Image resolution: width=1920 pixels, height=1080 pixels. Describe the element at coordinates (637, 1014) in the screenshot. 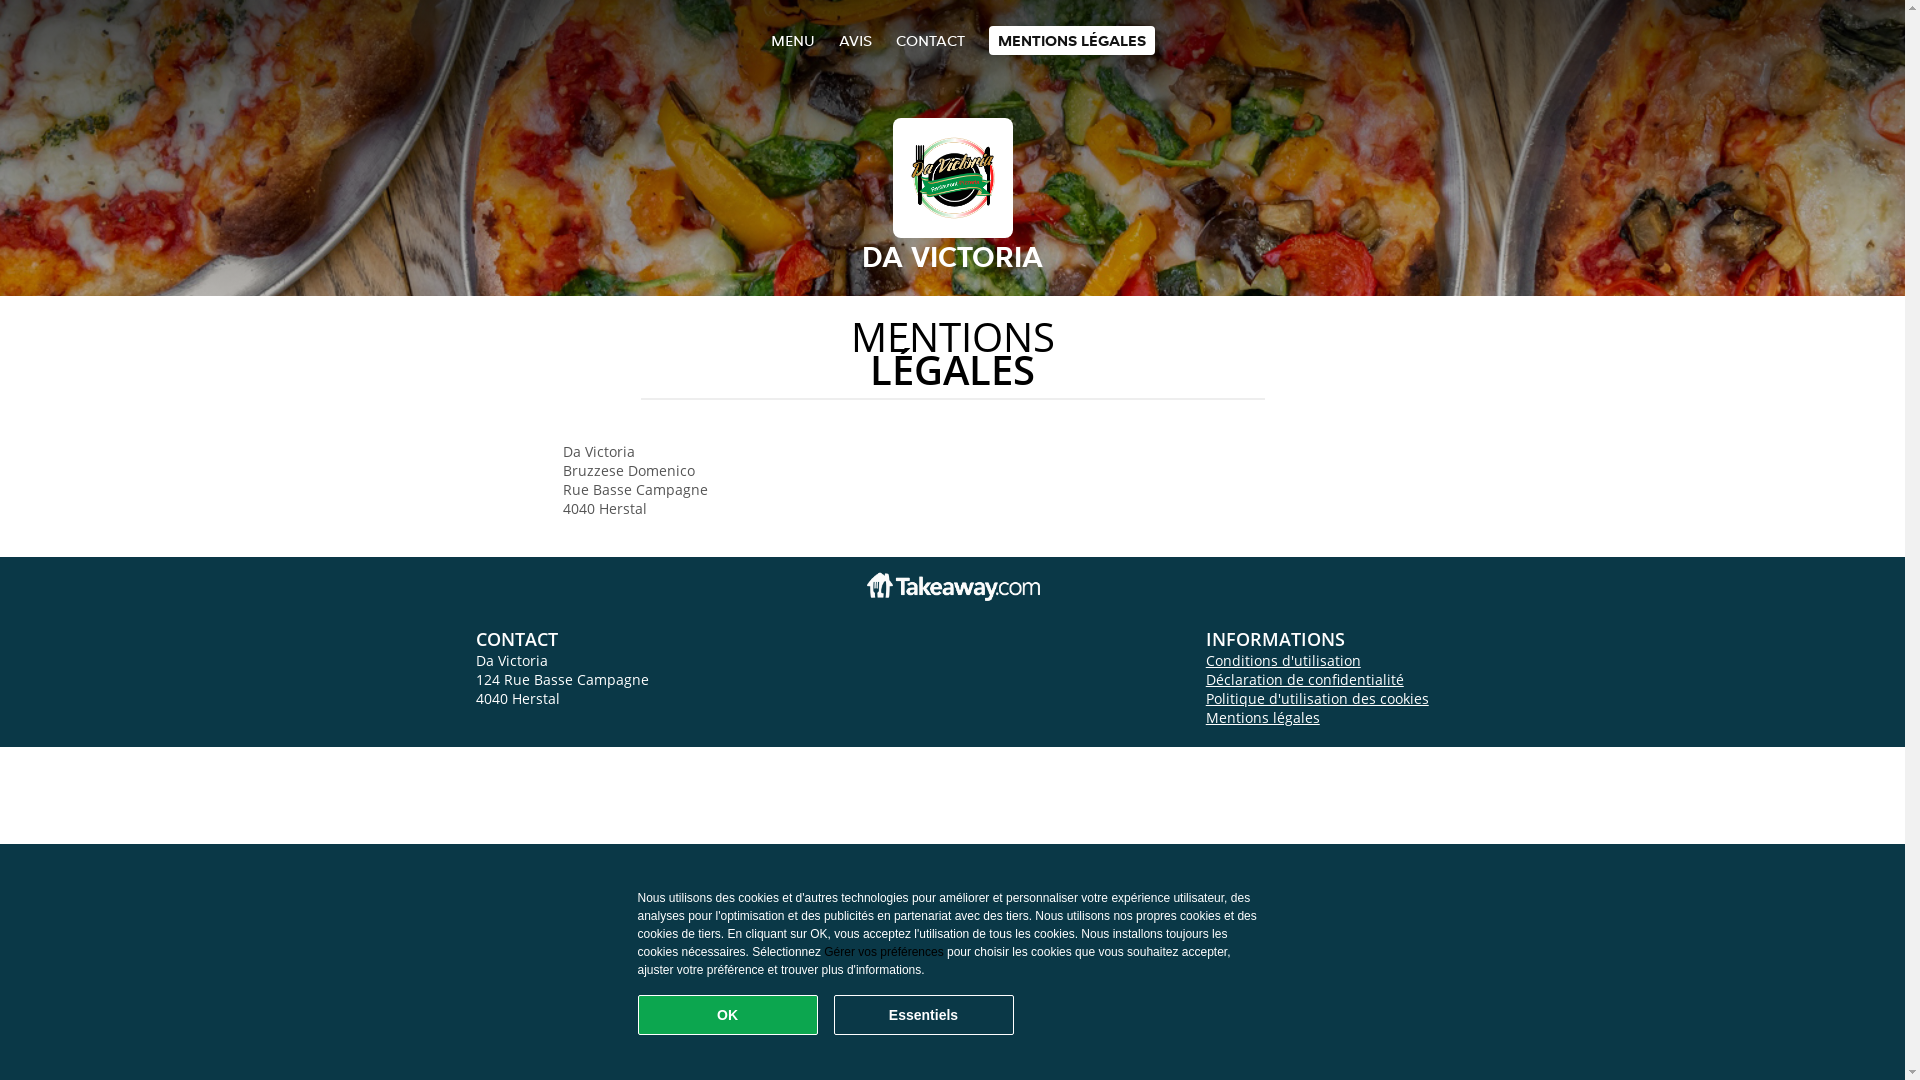

I see `'OK'` at that location.